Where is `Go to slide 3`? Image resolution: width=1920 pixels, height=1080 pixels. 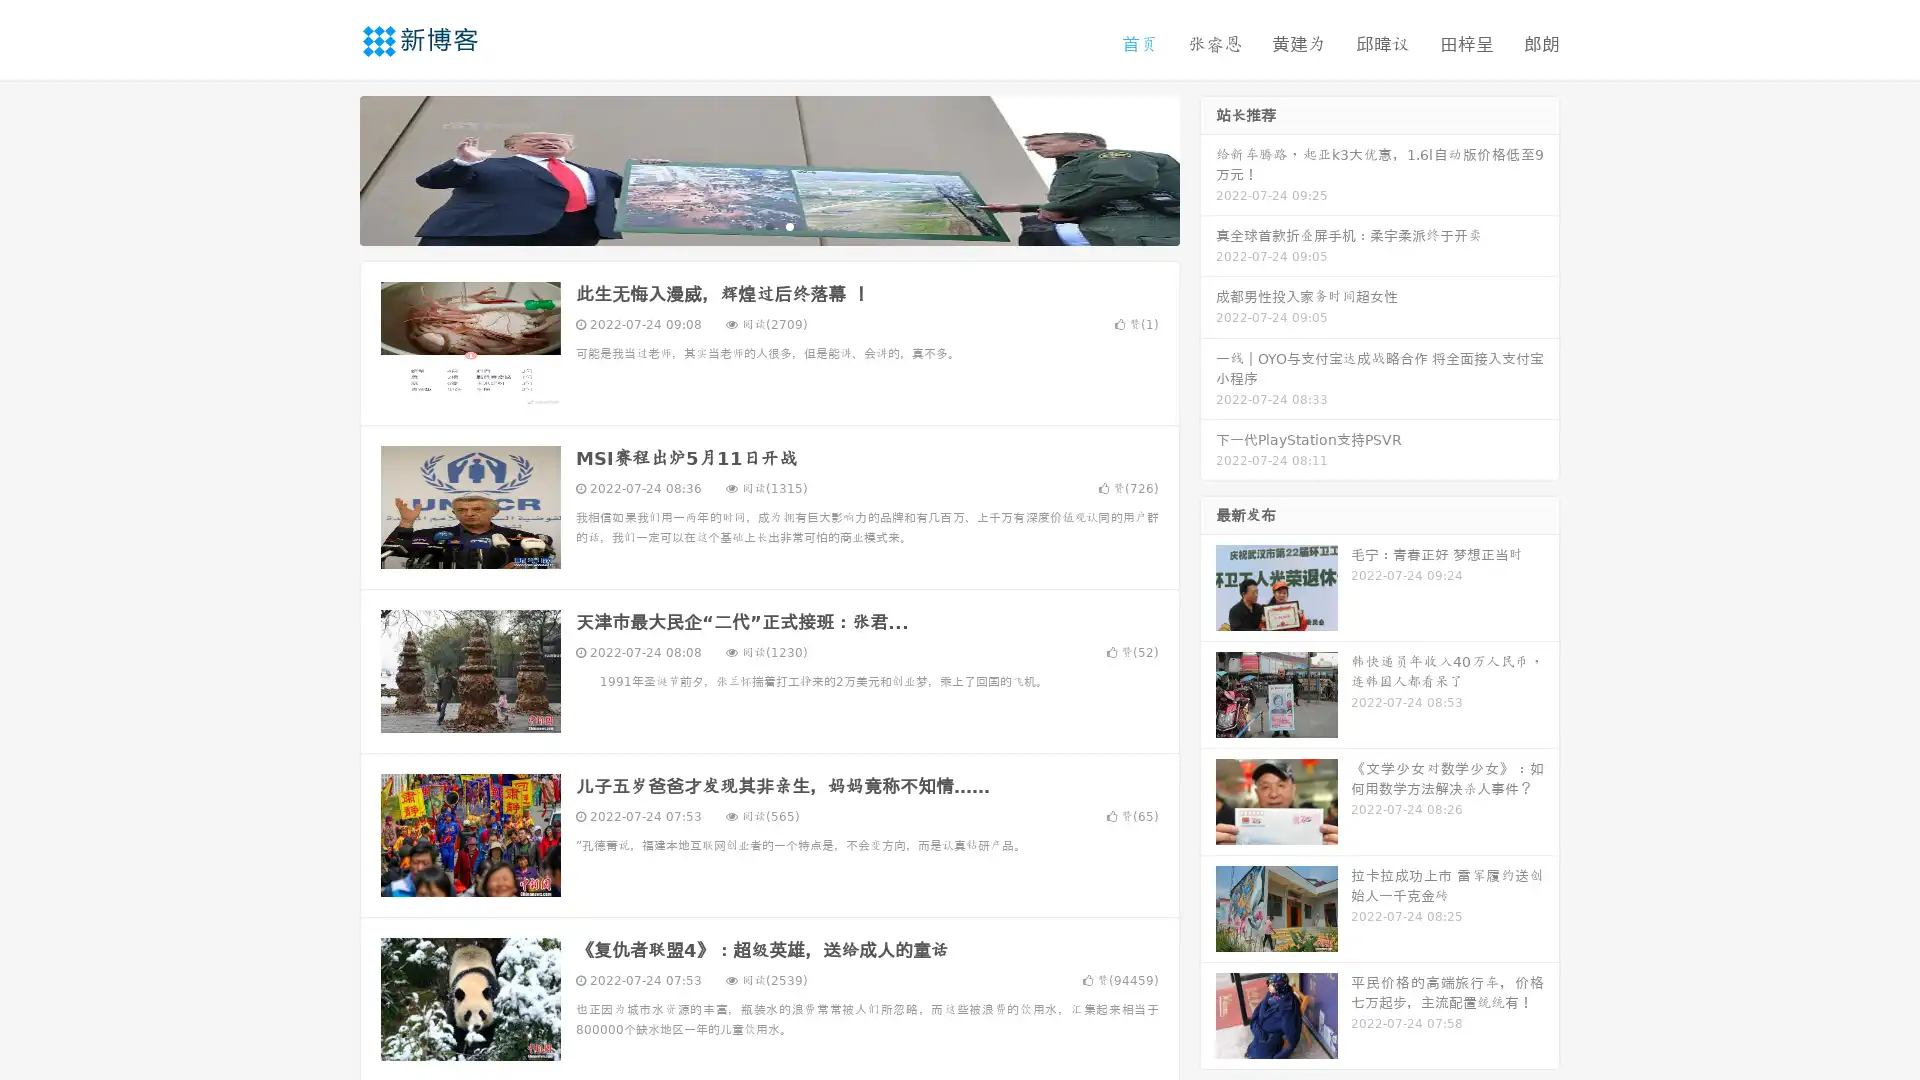 Go to slide 3 is located at coordinates (789, 225).